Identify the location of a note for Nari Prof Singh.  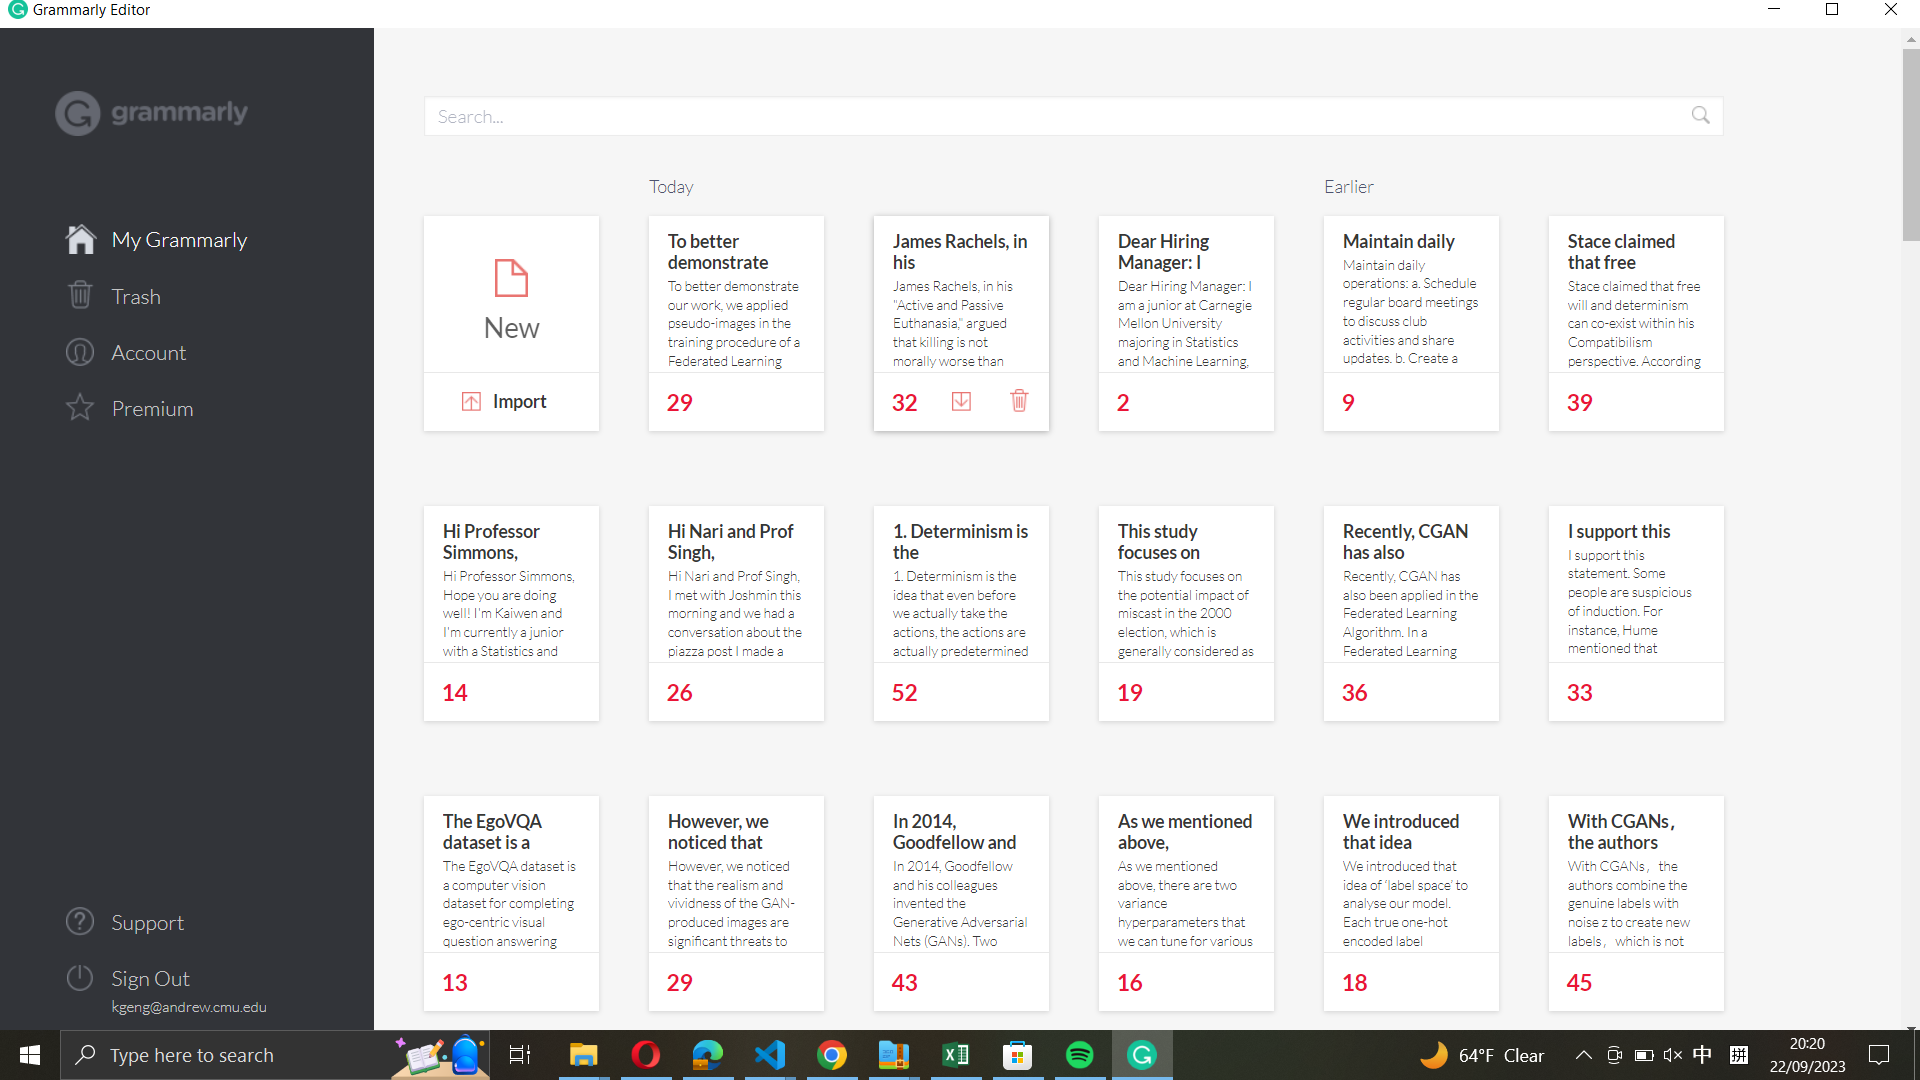
(735, 583).